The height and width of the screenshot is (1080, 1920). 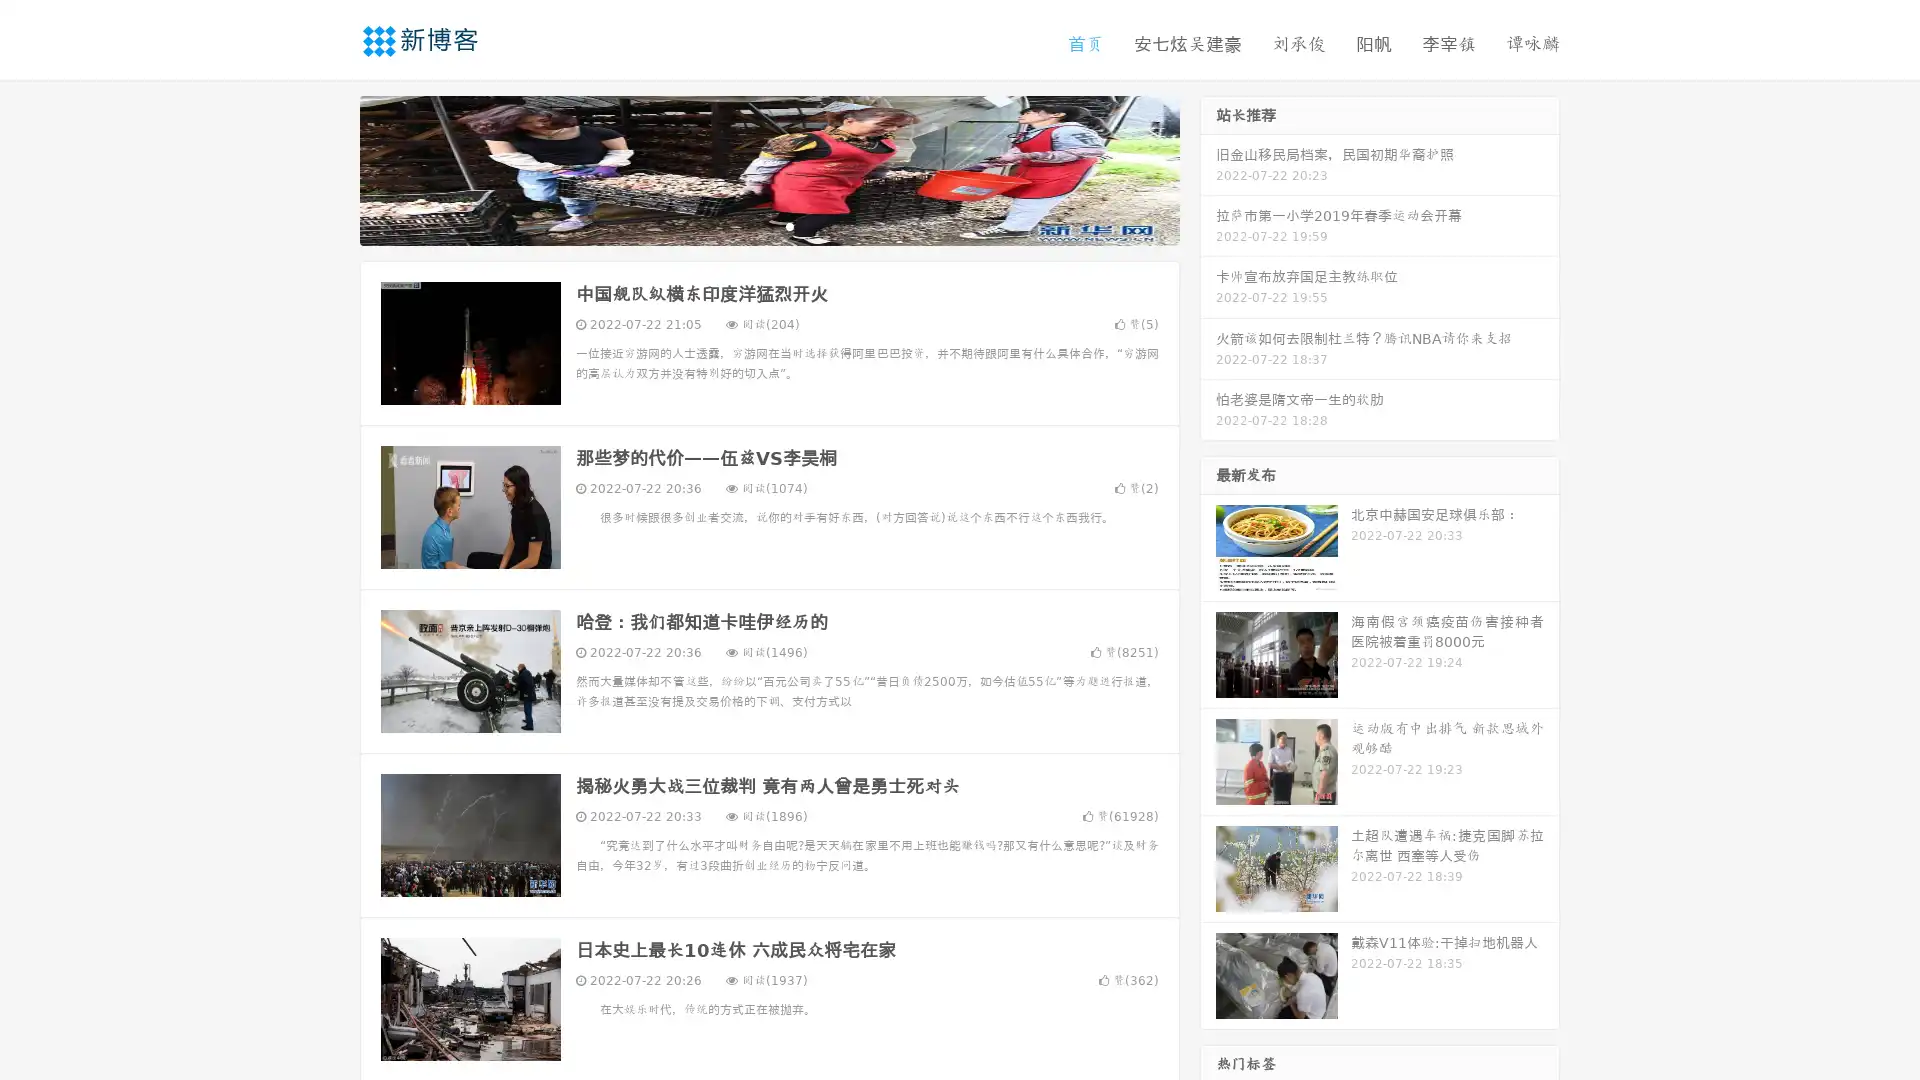 What do you see at coordinates (789, 225) in the screenshot?
I see `Go to slide 3` at bounding box center [789, 225].